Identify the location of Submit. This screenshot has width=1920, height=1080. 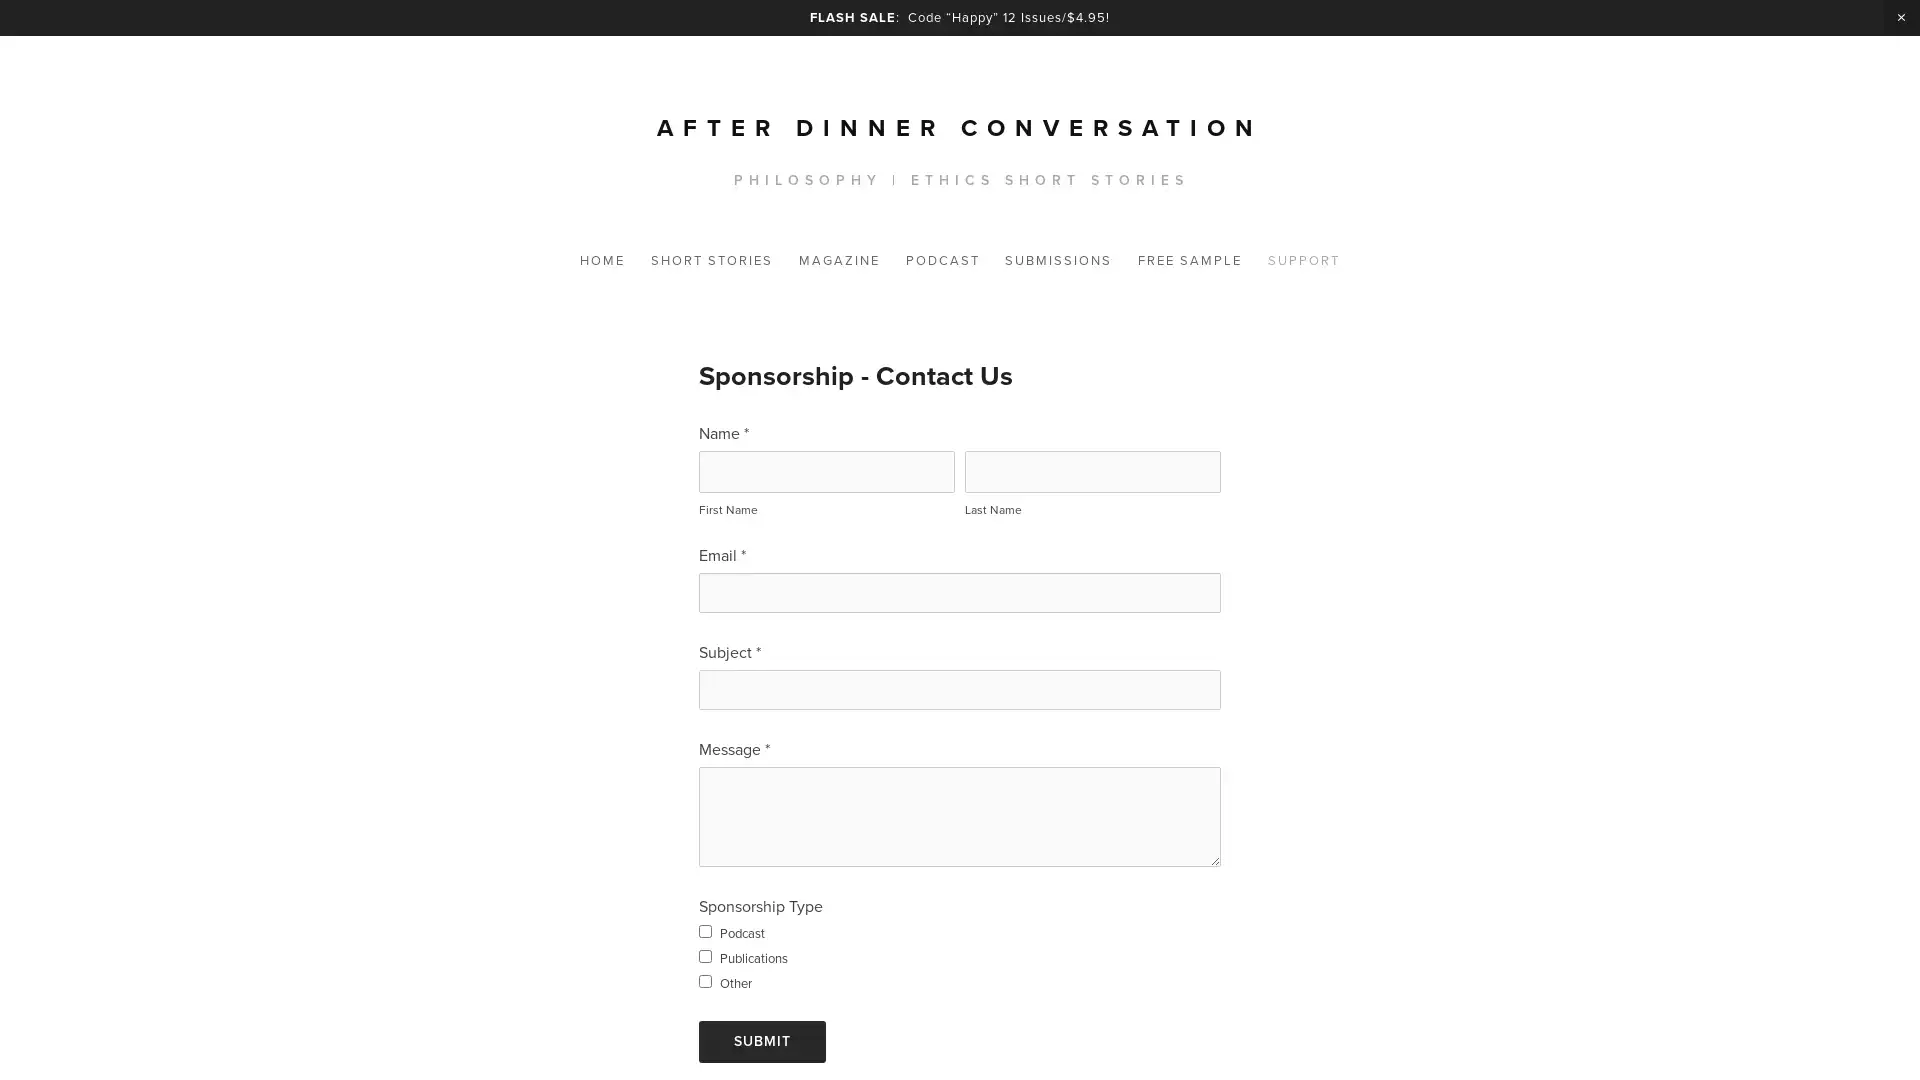
(761, 1040).